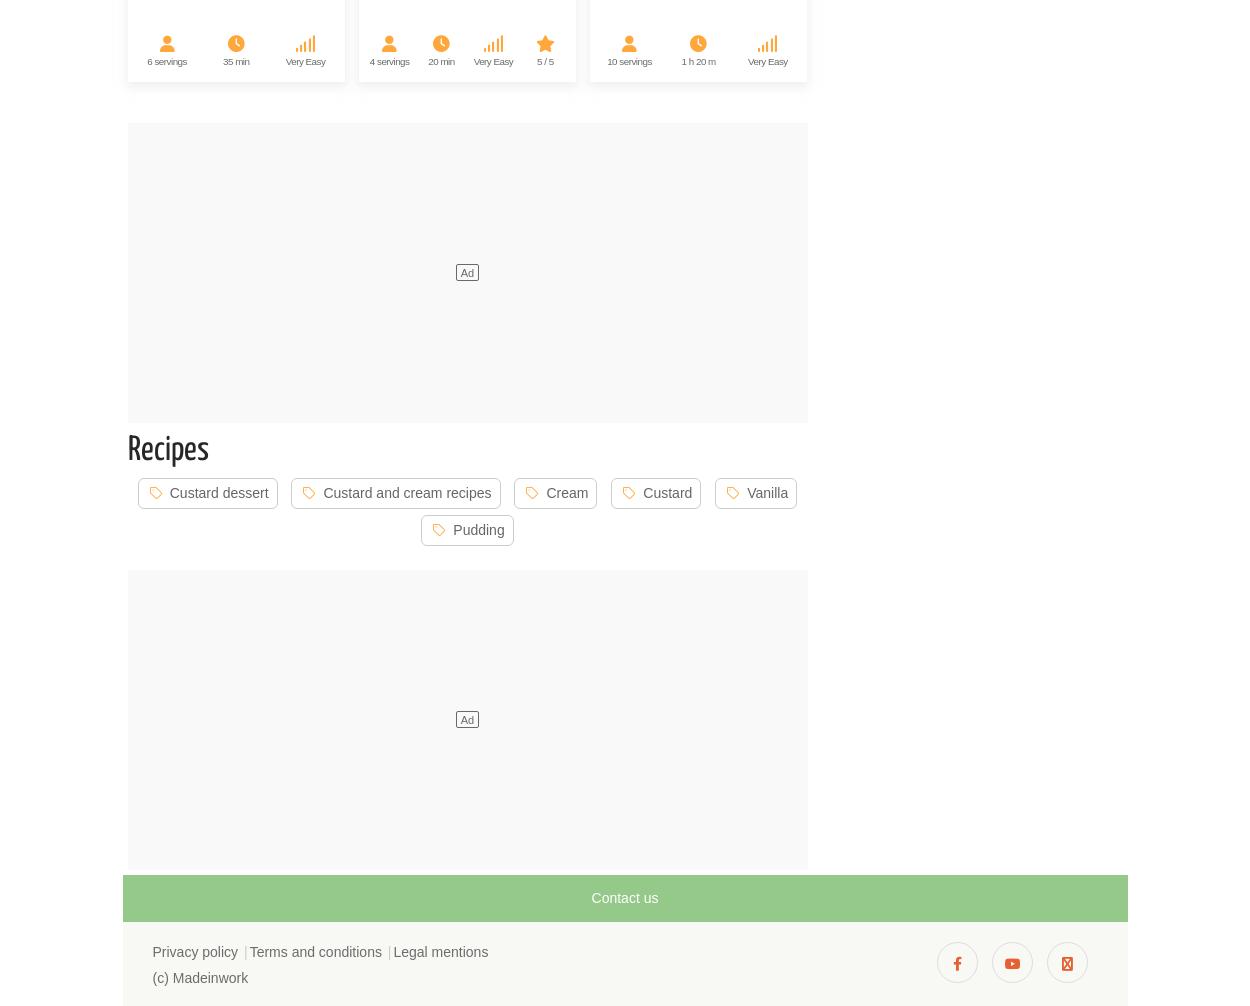  What do you see at coordinates (545, 60) in the screenshot?
I see `'5 / 5'` at bounding box center [545, 60].